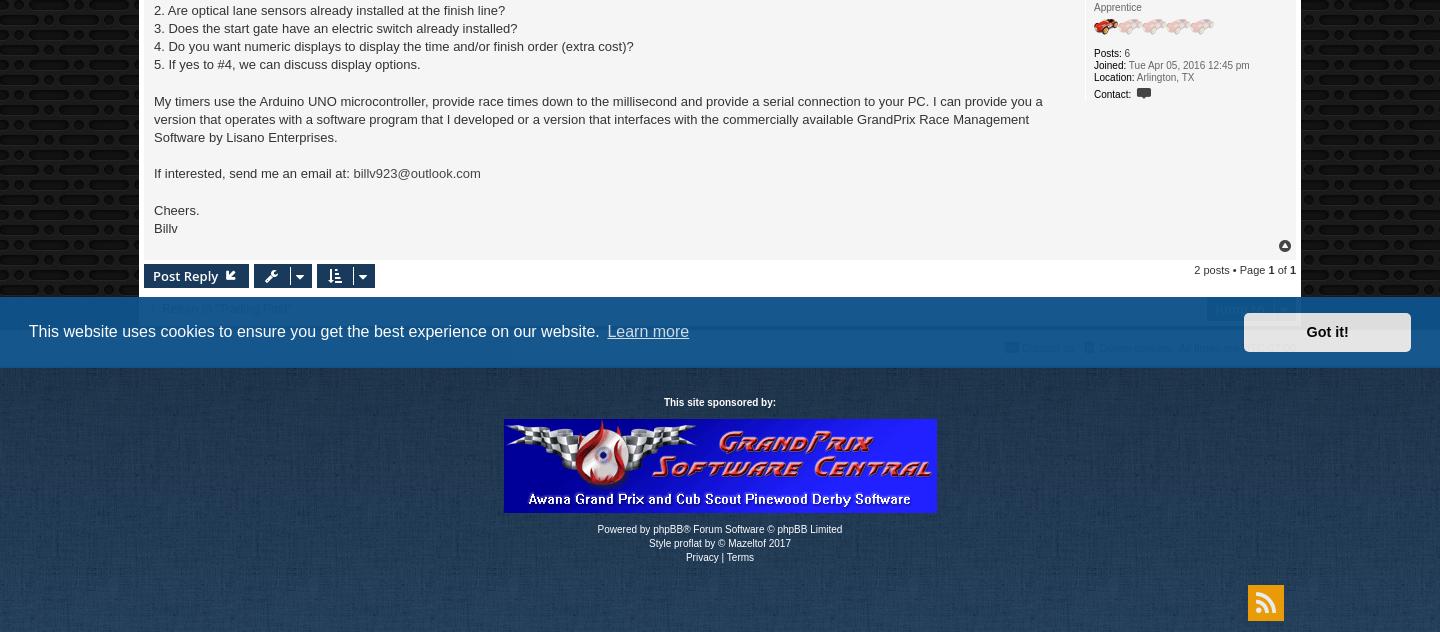 Image resolution: width=1440 pixels, height=632 pixels. Describe the element at coordinates (329, 9) in the screenshot. I see `'2. Are optical lane sensors already installed at the finish line?'` at that location.